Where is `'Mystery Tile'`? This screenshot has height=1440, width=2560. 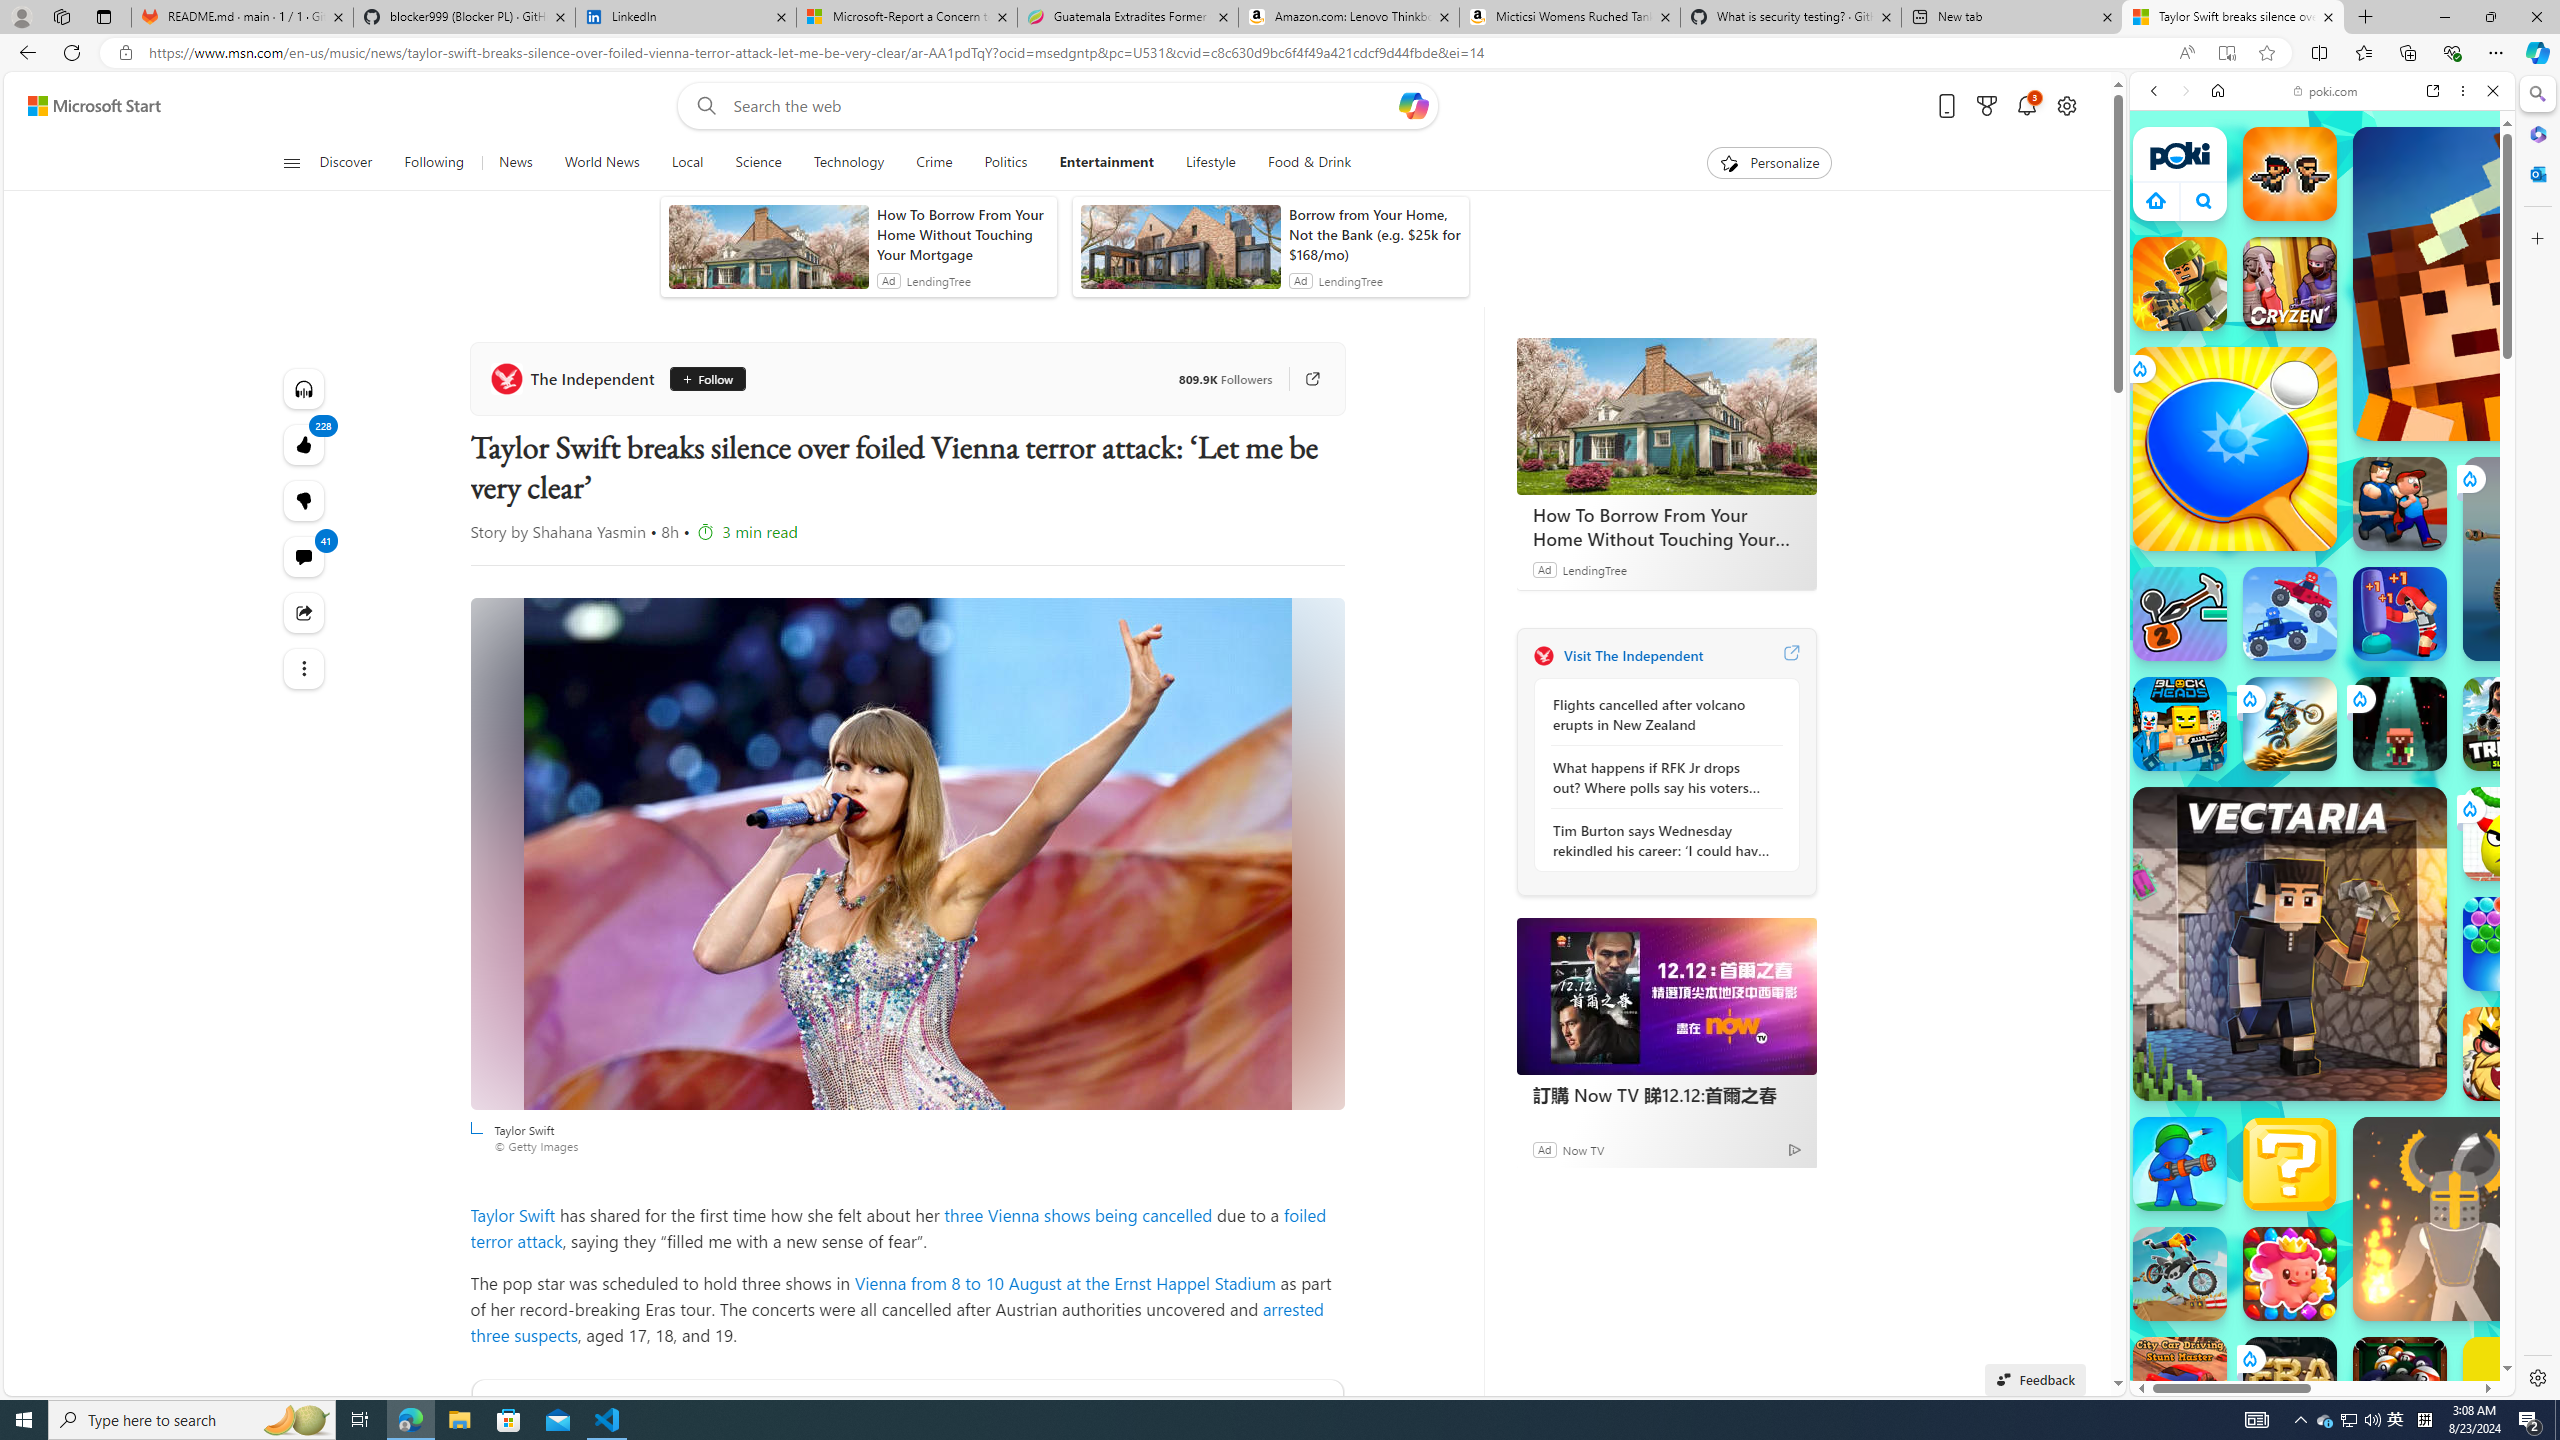
'Mystery Tile' is located at coordinates (2288, 1164).